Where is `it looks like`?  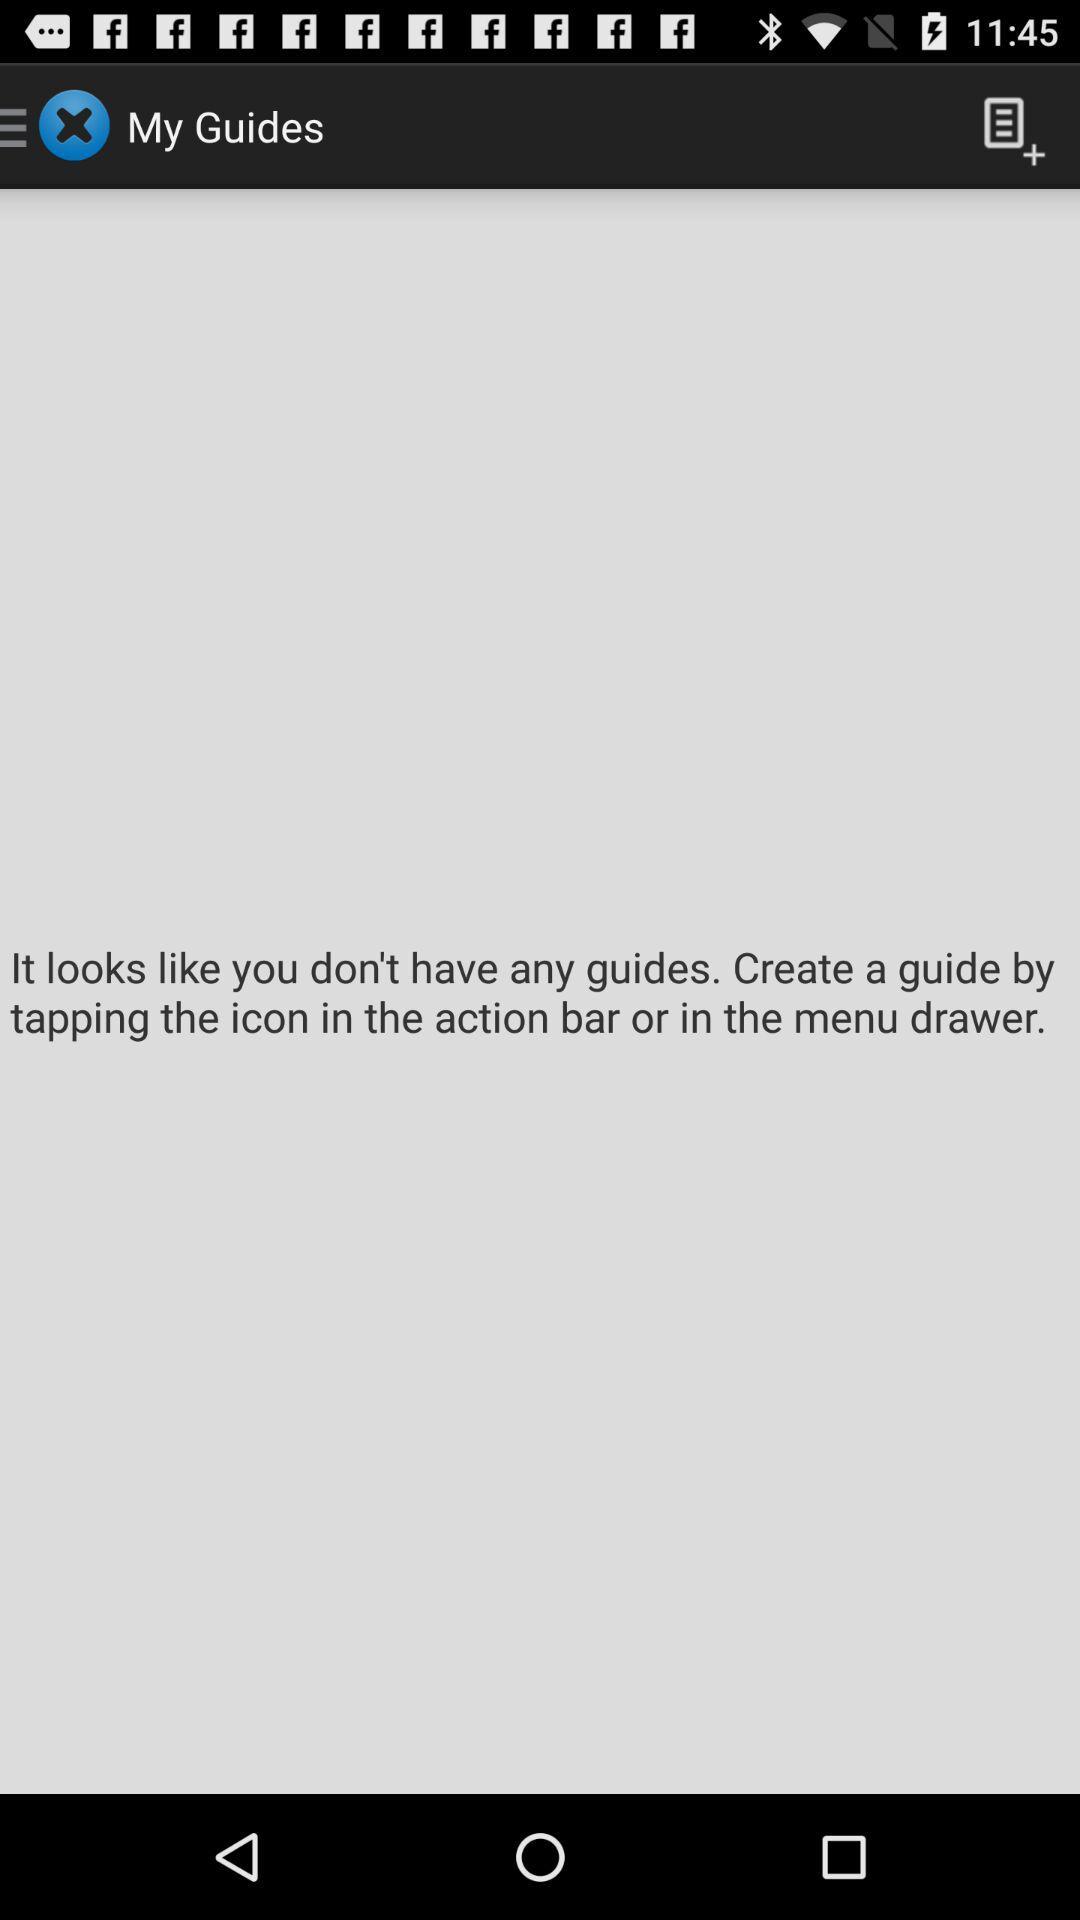 it looks like is located at coordinates (540, 991).